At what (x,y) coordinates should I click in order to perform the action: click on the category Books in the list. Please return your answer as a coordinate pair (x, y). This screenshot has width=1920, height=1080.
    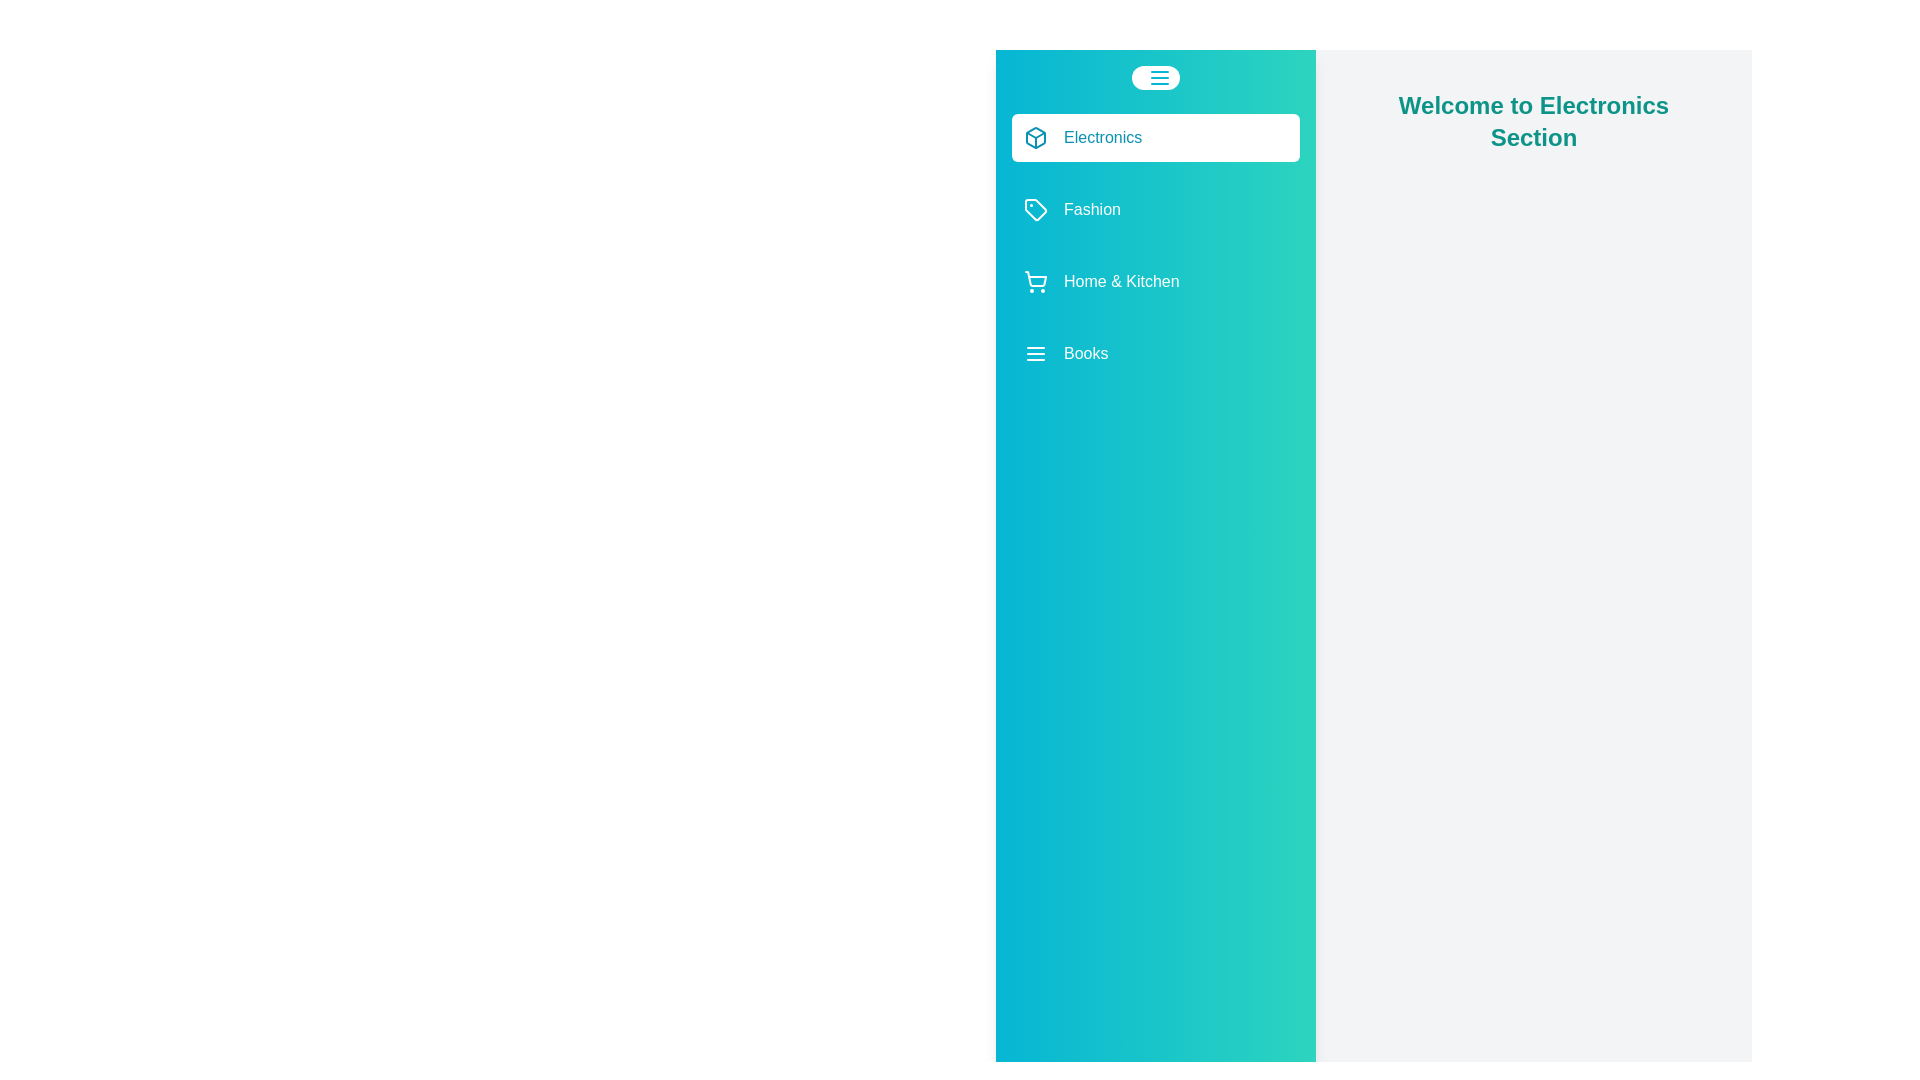
    Looking at the image, I should click on (1156, 353).